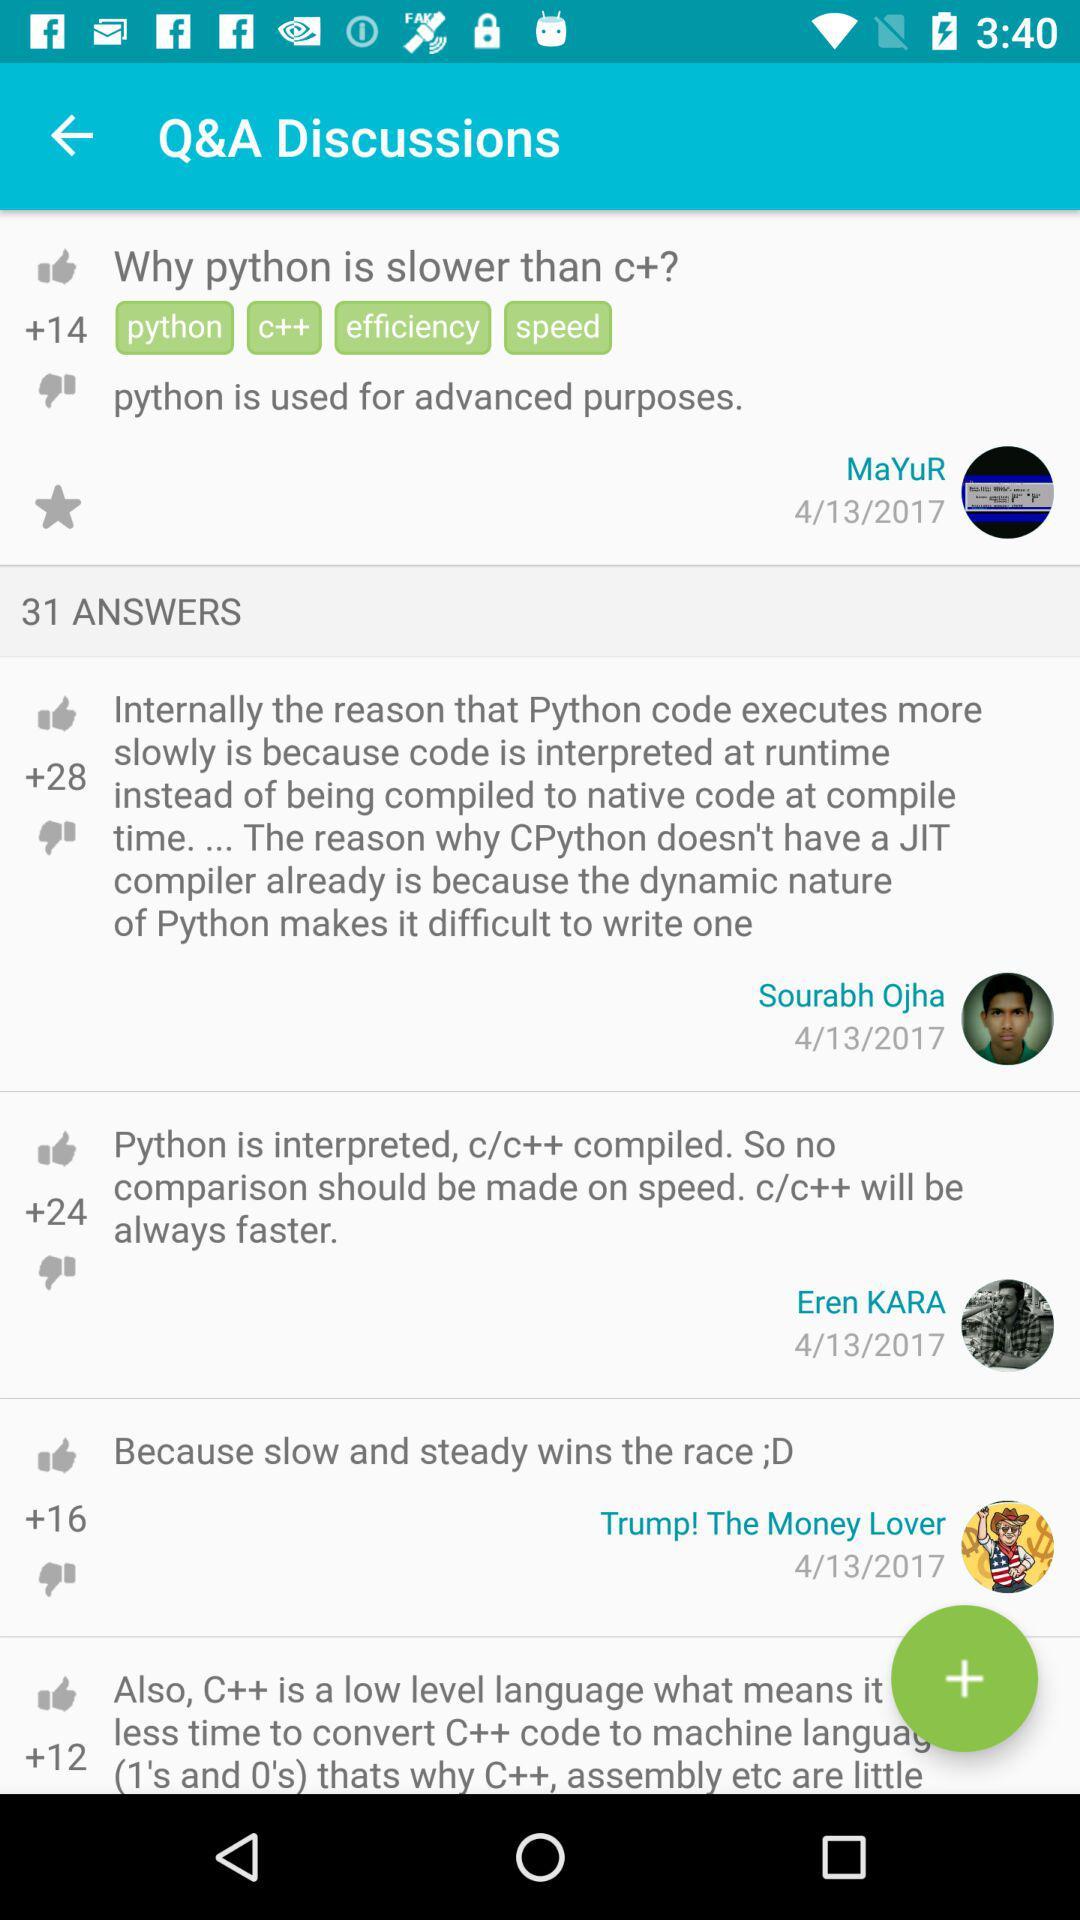  I want to click on icon below the 31 answers, so click(559, 814).